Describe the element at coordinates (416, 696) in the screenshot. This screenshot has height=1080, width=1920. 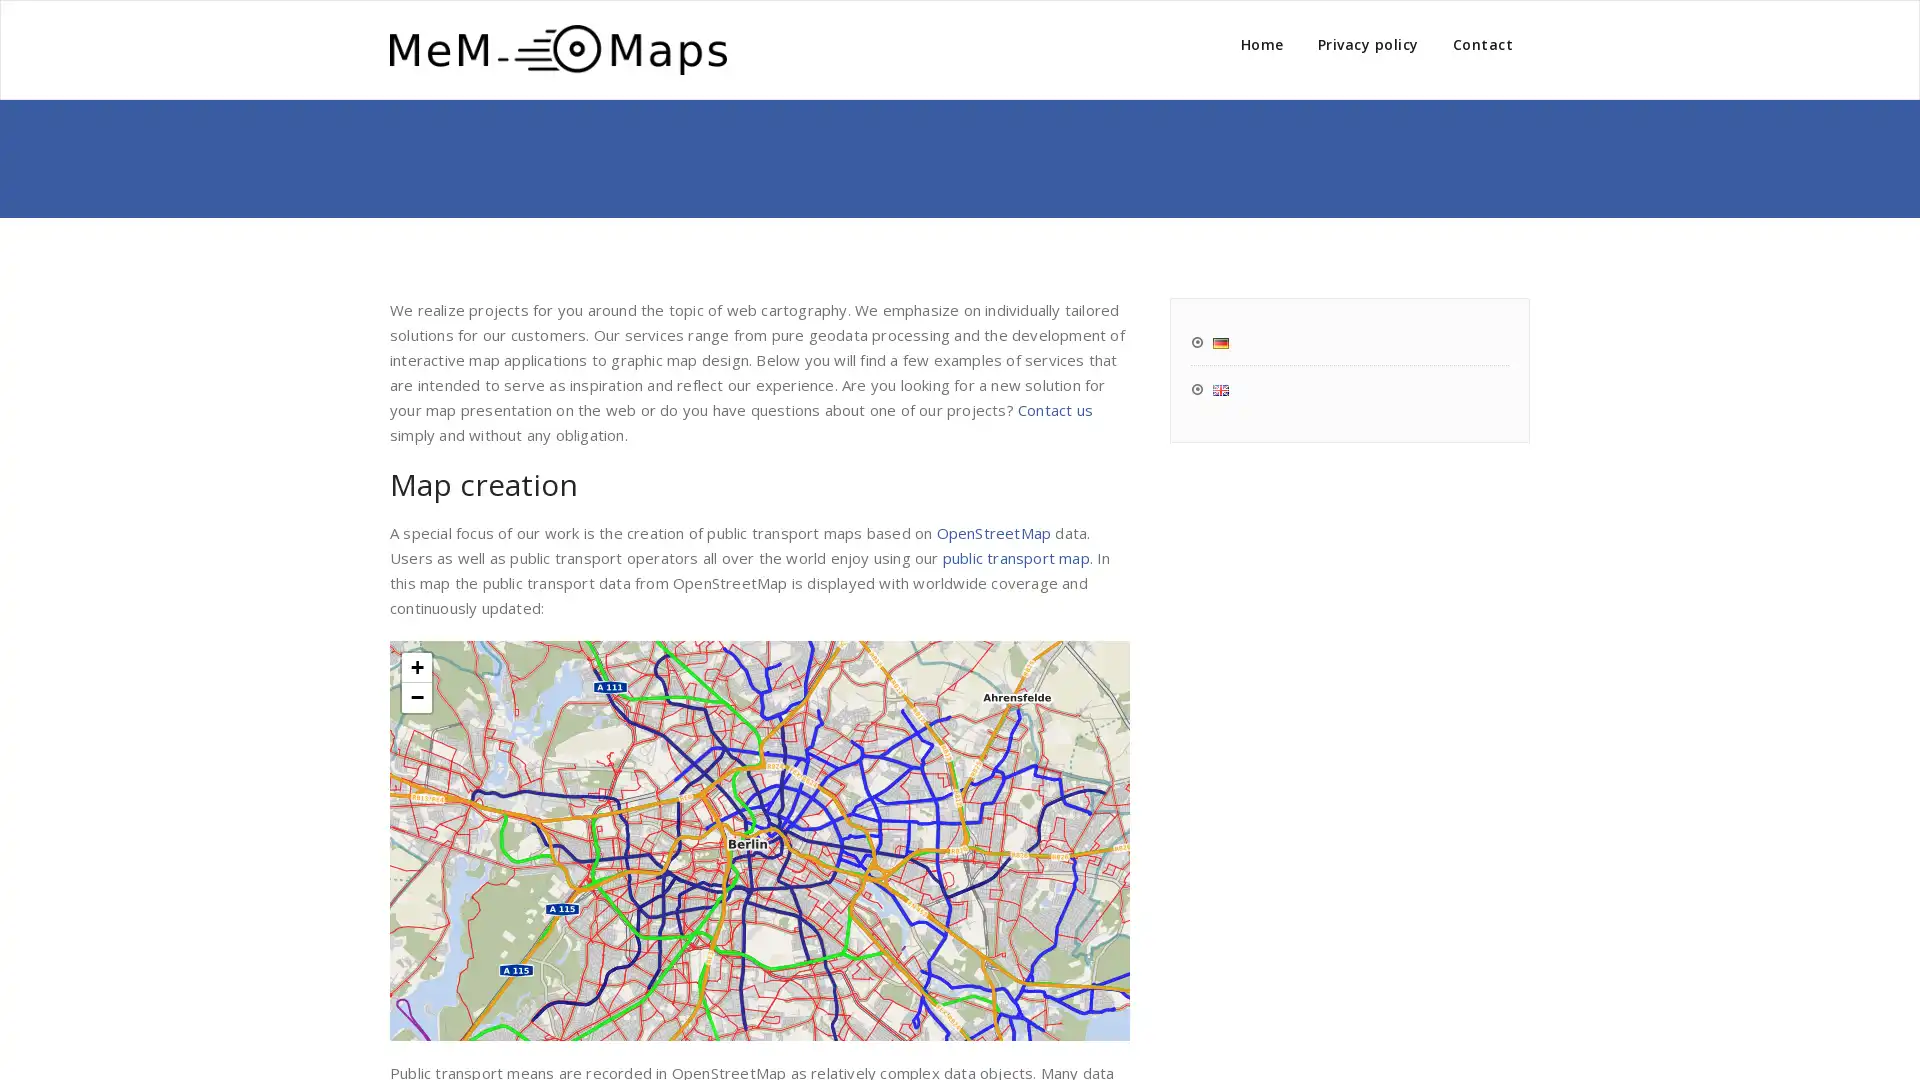
I see `Zoom out` at that location.